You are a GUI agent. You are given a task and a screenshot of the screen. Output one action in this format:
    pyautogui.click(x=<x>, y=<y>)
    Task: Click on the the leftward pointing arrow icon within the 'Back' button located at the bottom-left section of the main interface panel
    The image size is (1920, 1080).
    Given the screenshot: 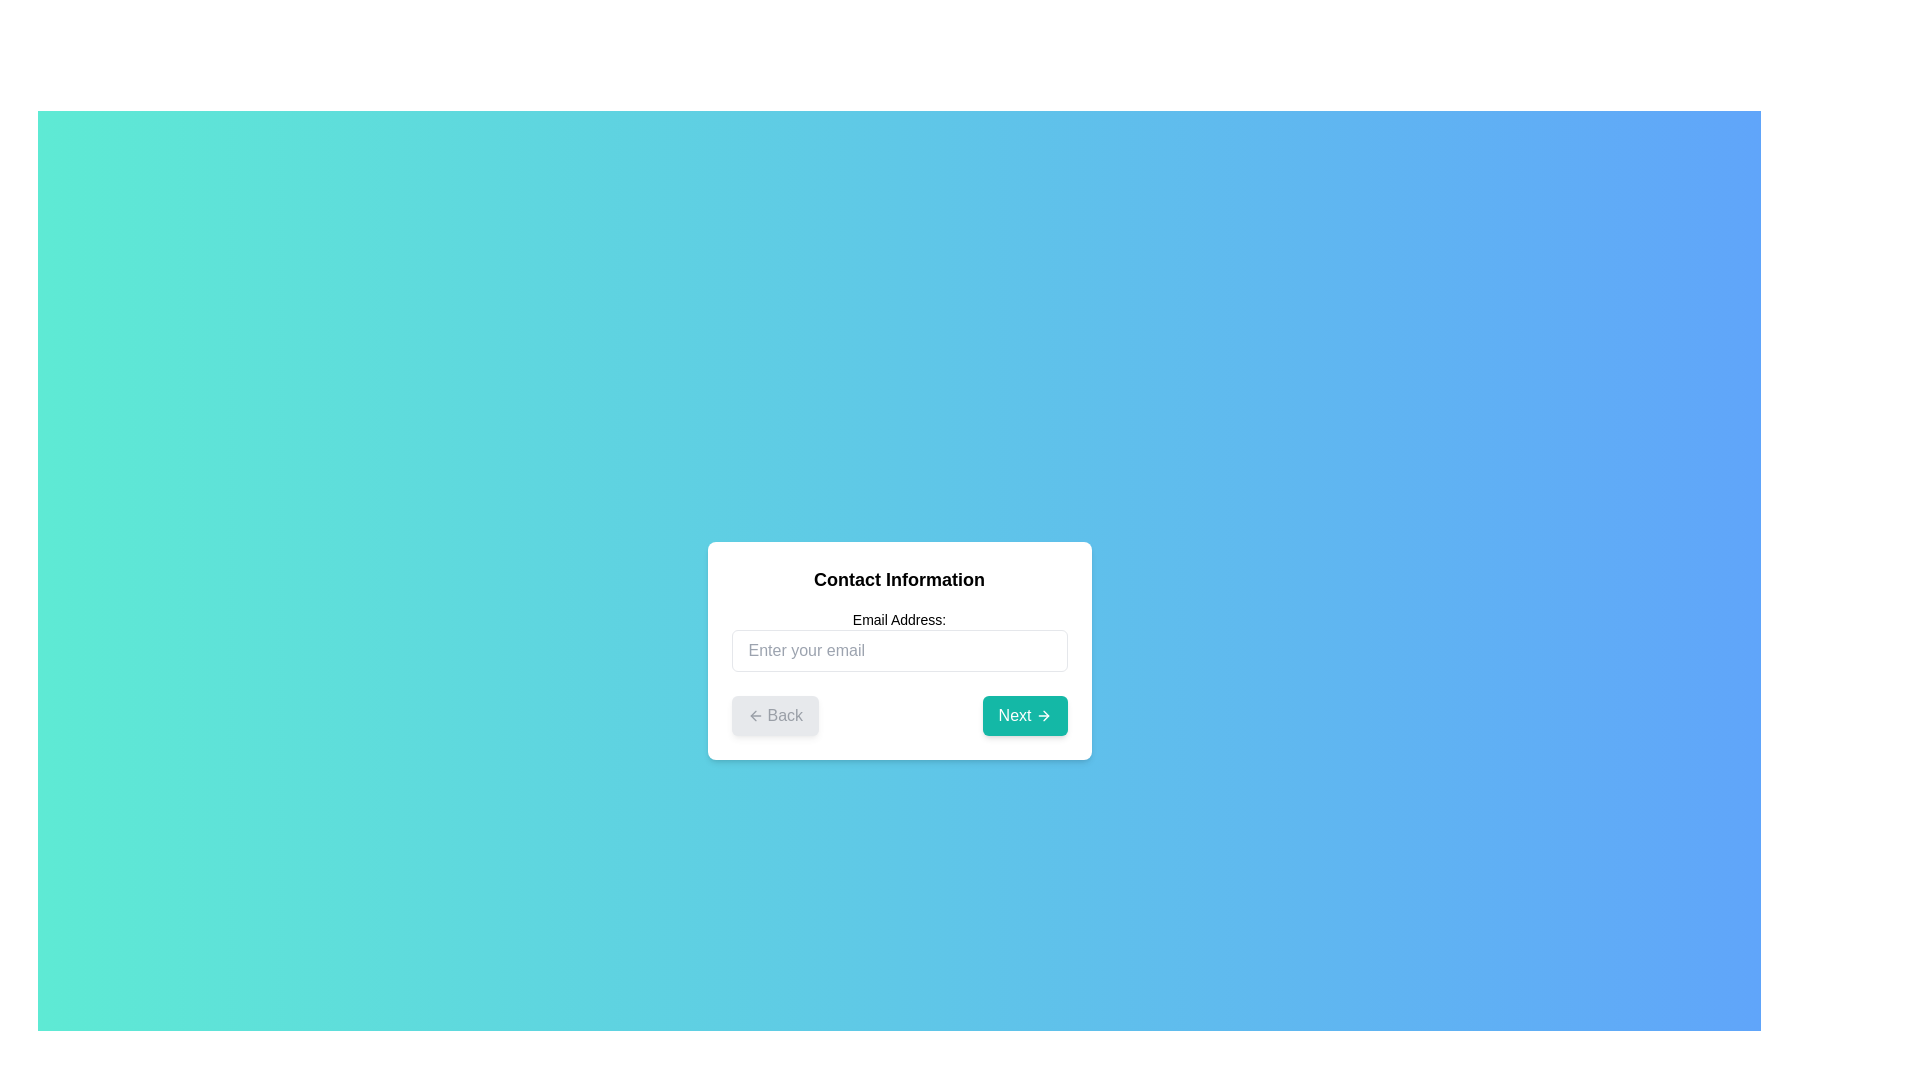 What is the action you would take?
    pyautogui.click(x=752, y=715)
    